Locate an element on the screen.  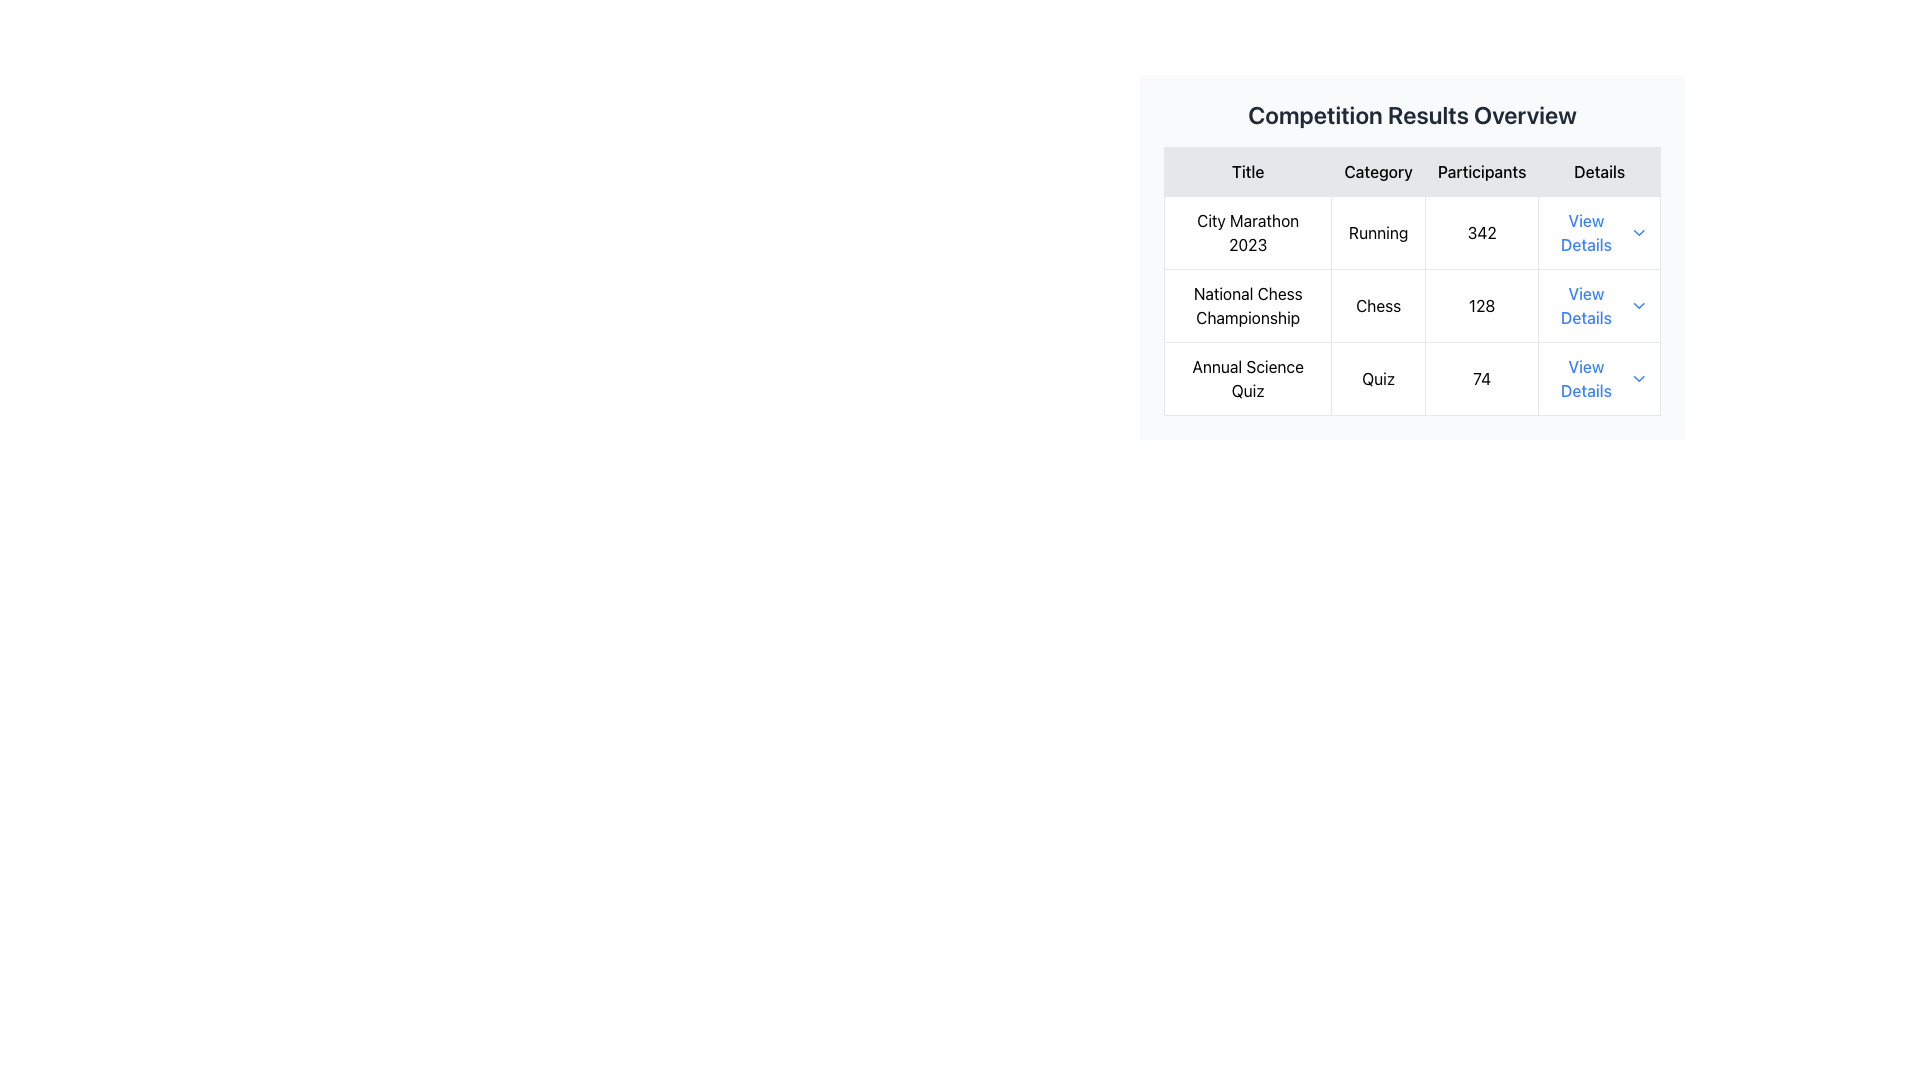
the 'View Details' interactive link in the 'Details' column for the row titled 'National Chess Championship' is located at coordinates (1598, 305).